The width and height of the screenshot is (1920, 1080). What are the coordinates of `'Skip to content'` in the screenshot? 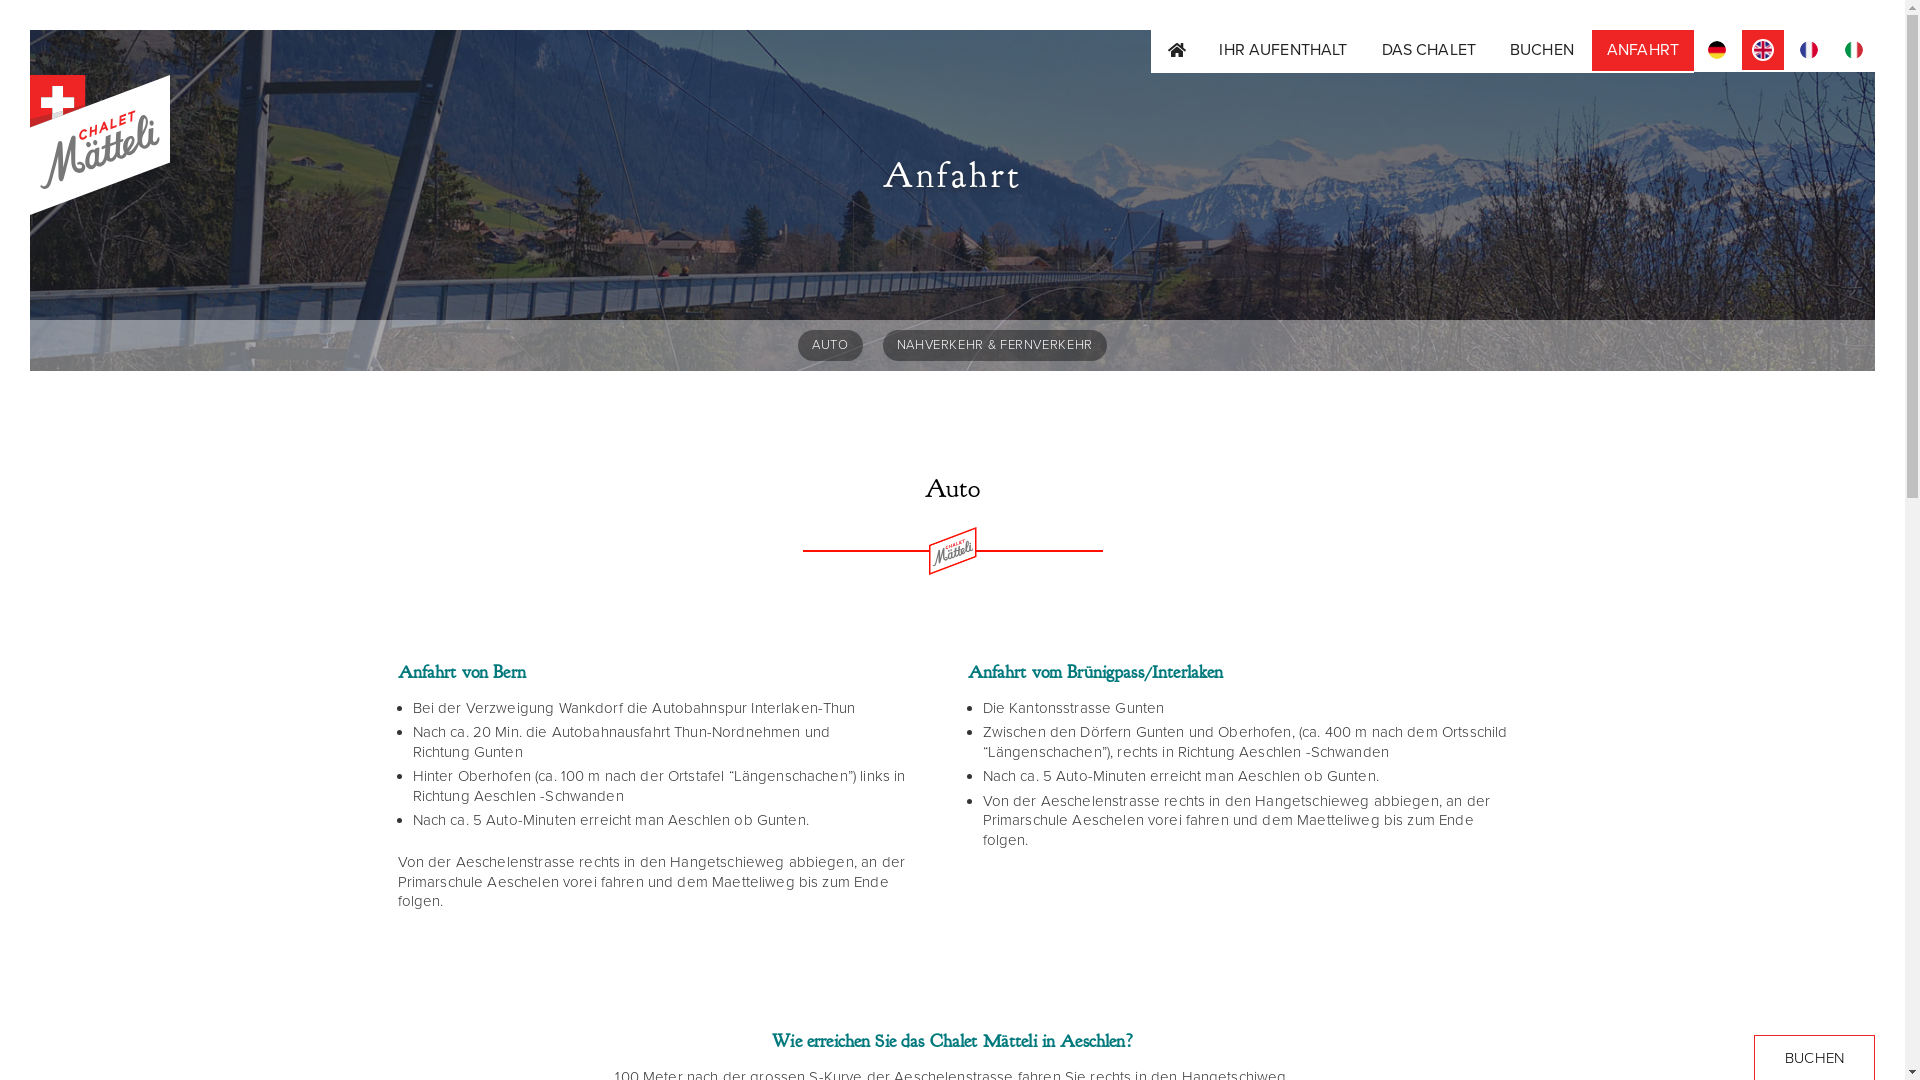 It's located at (30, 30).